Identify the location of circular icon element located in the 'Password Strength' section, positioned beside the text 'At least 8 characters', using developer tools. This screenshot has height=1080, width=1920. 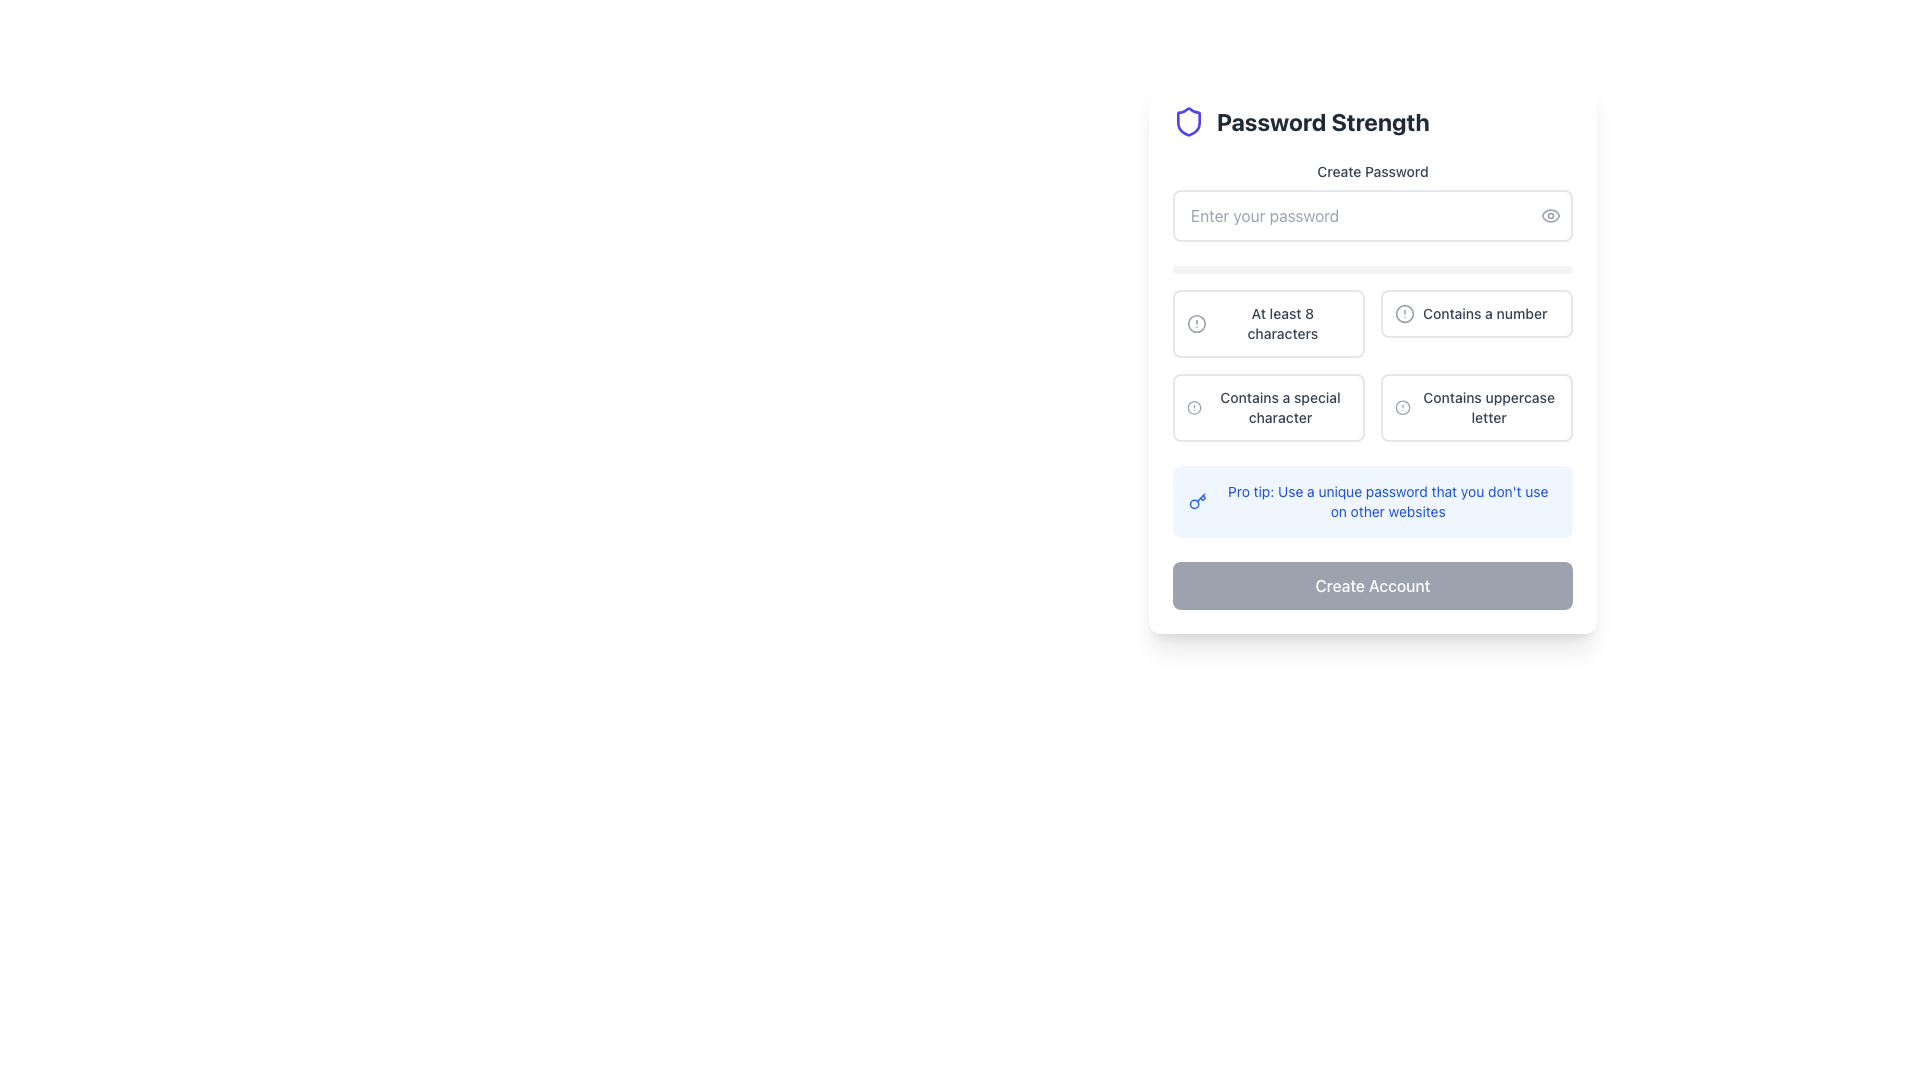
(1196, 323).